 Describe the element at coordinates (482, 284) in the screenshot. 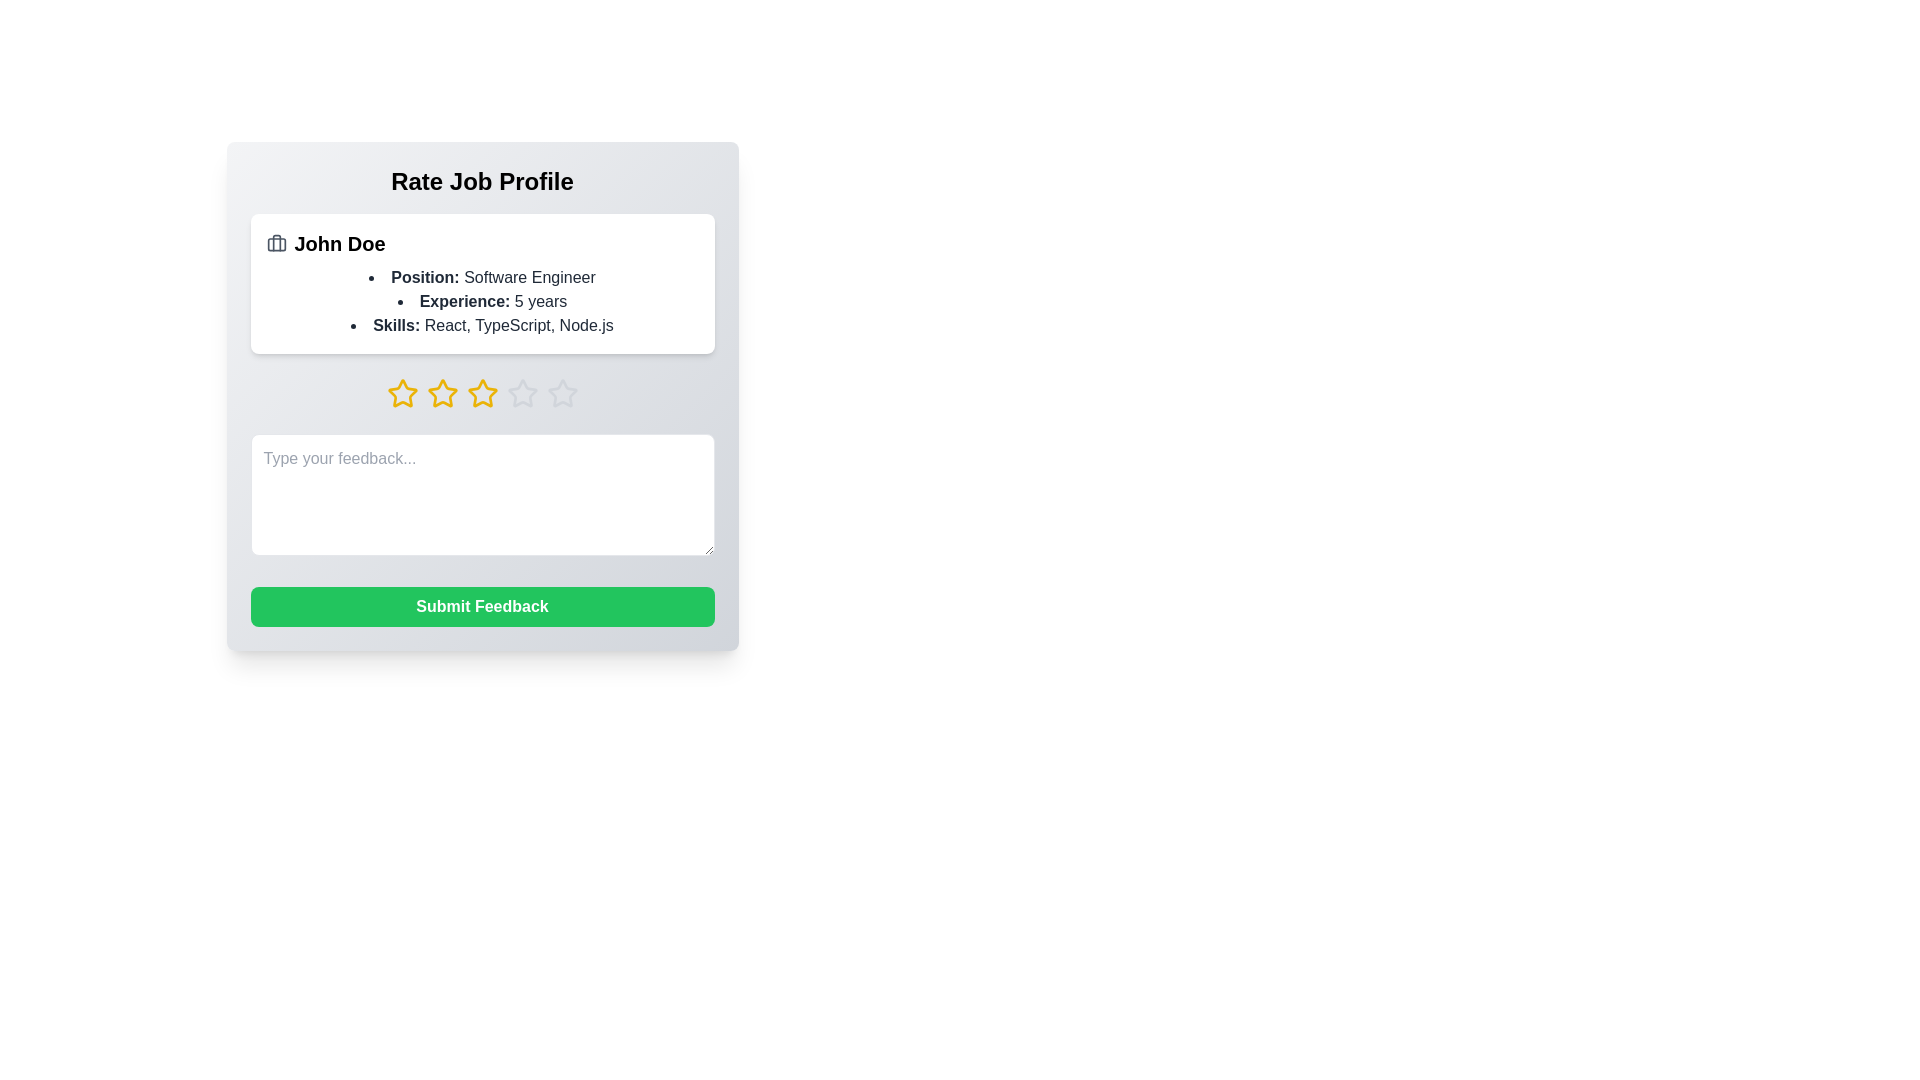

I see `information presented in the Informational Card for 'John Doe', which includes details about their job position as a Software Engineer, 5 years of experience, and skills such as React, TypeScript, and Node.js` at that location.